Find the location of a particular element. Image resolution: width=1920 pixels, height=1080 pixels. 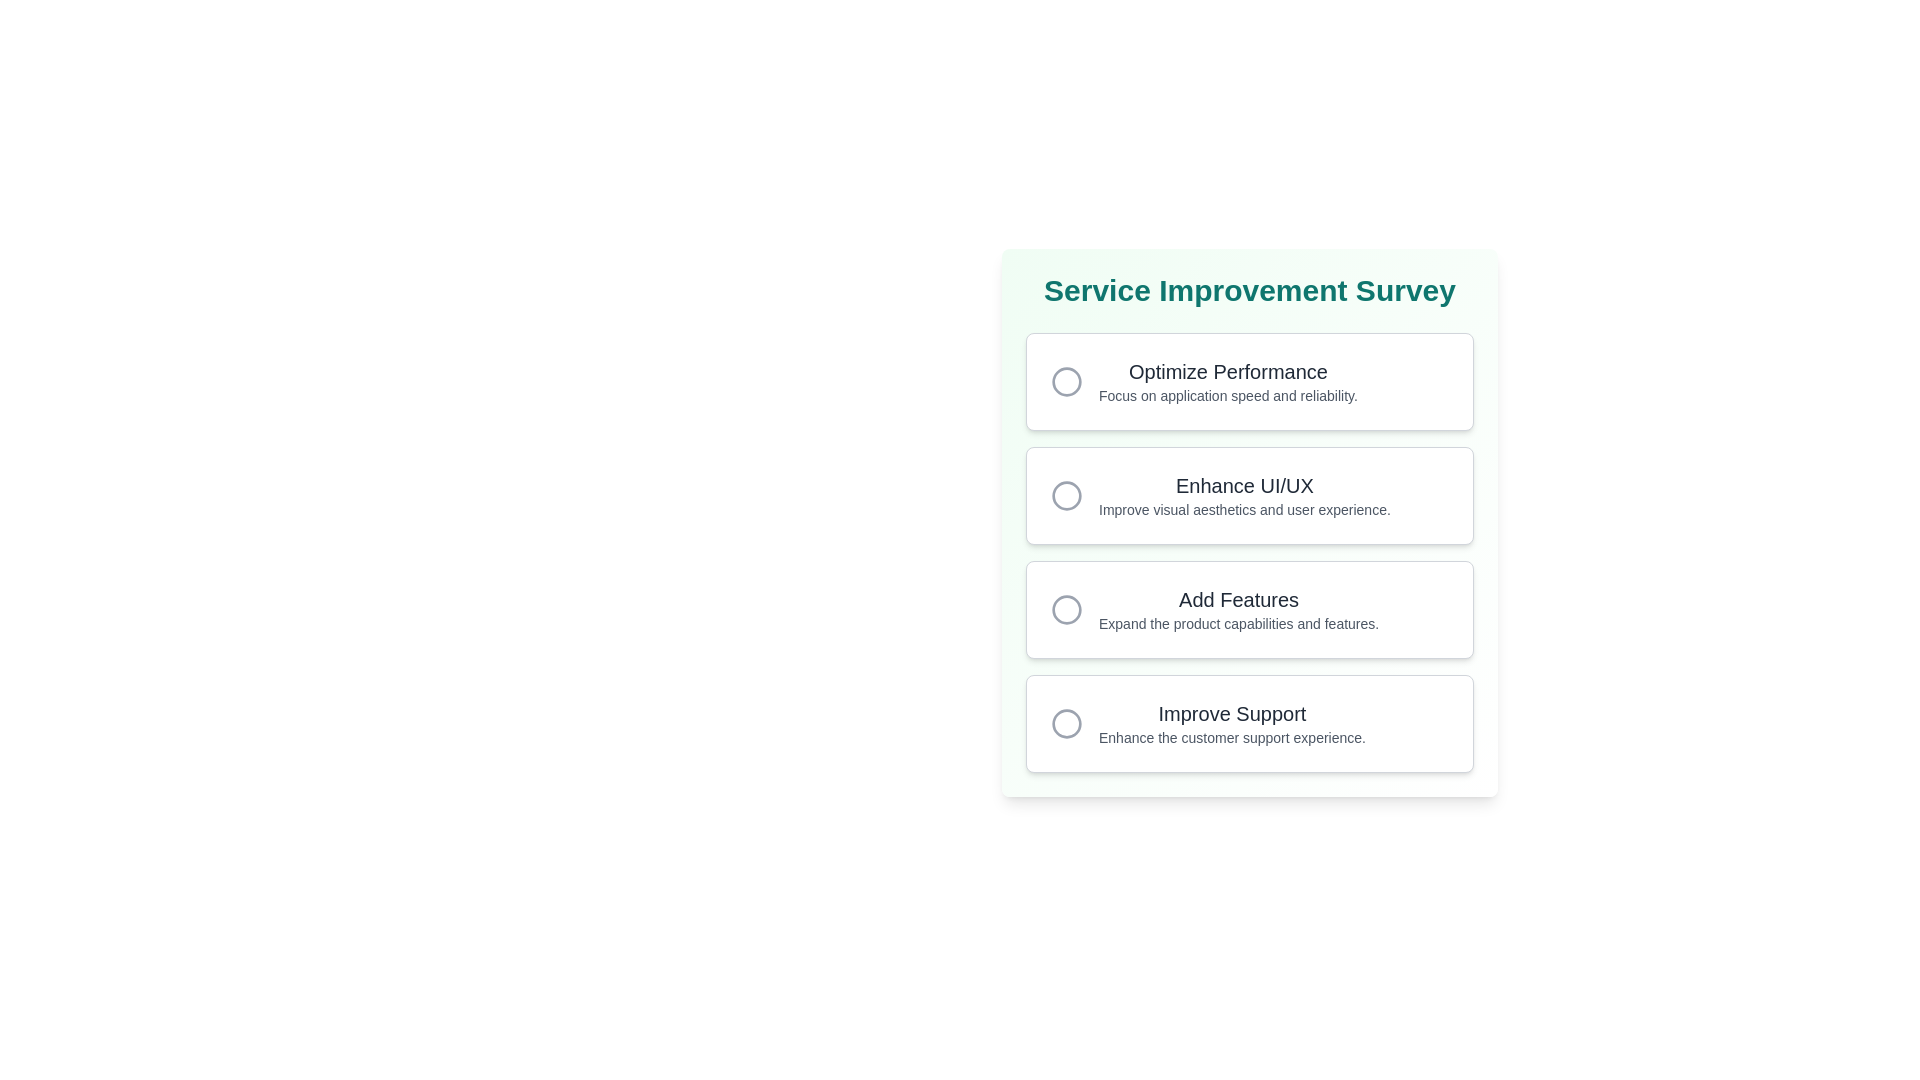

the unselected radio button icon located to the left of the 'Add Features' heading and its description is located at coordinates (1065, 608).